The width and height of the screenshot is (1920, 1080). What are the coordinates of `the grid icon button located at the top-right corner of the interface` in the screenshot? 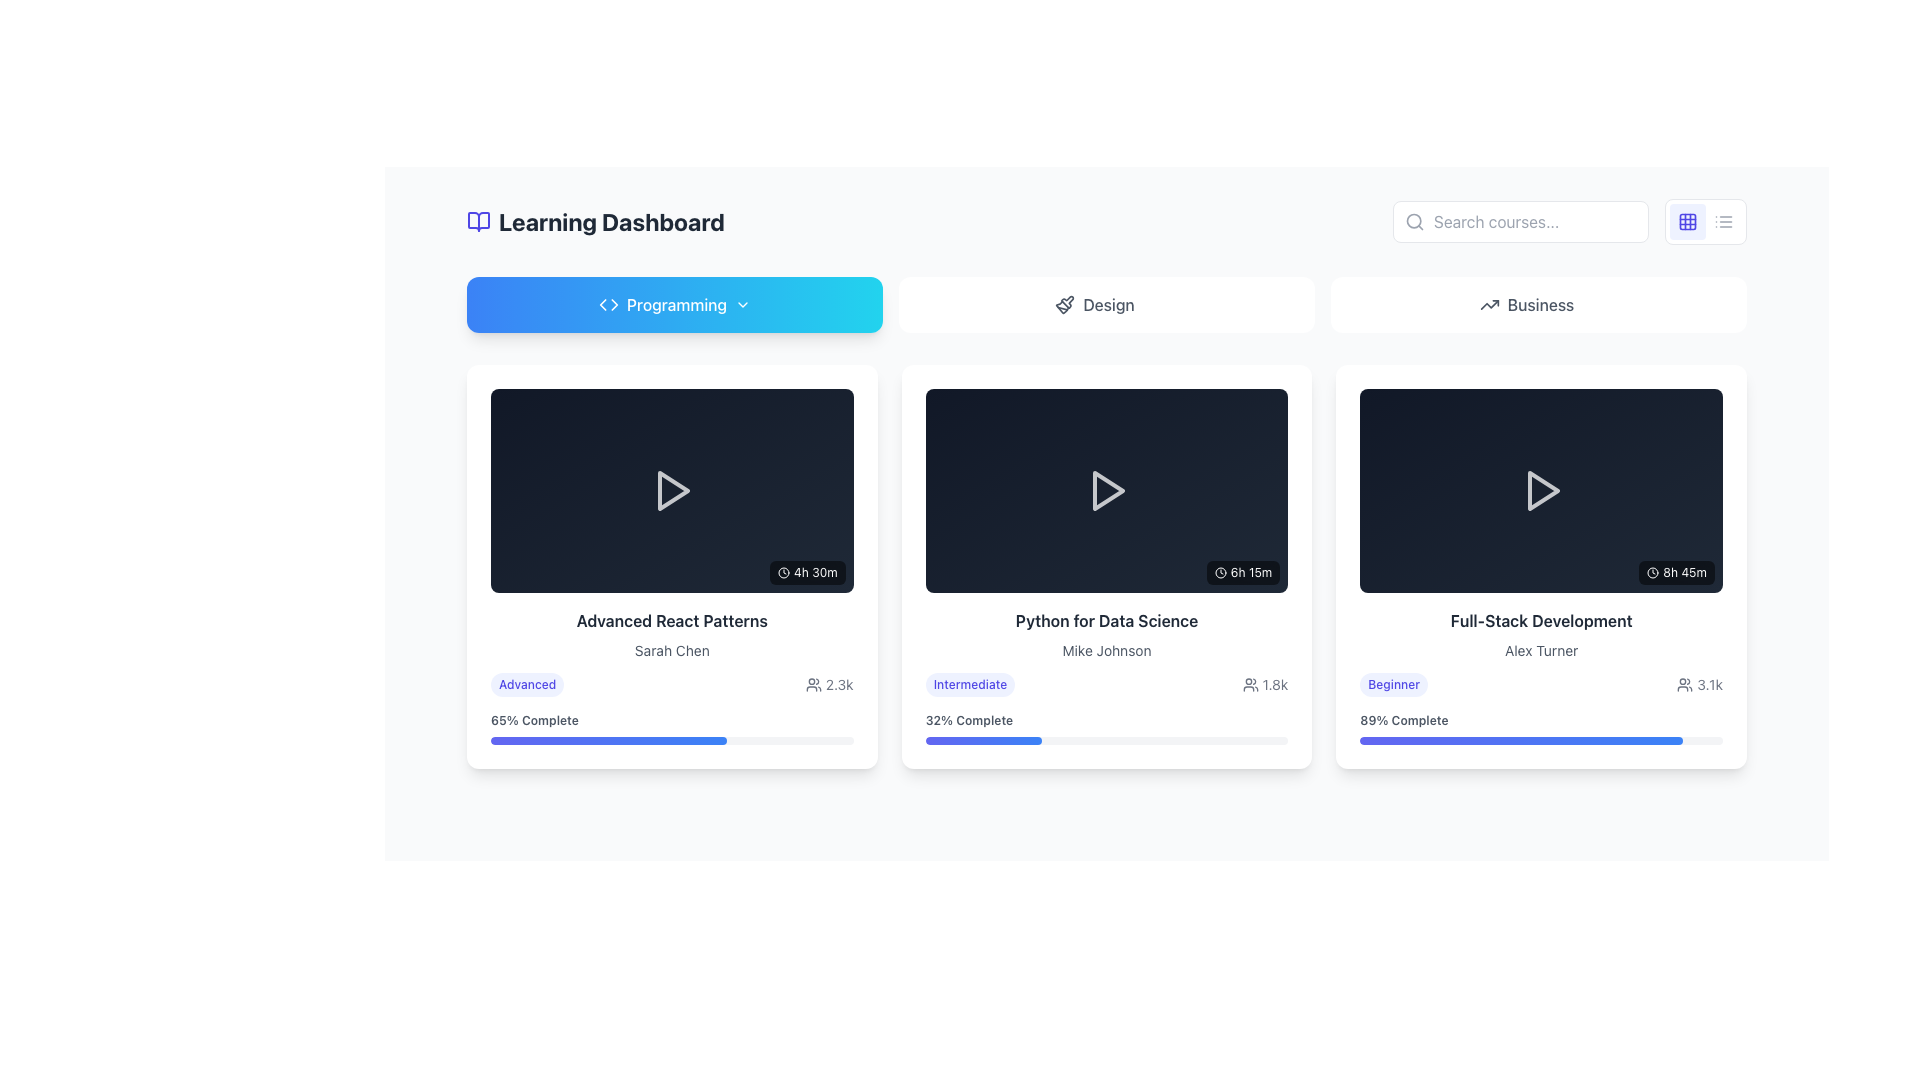 It's located at (1687, 222).